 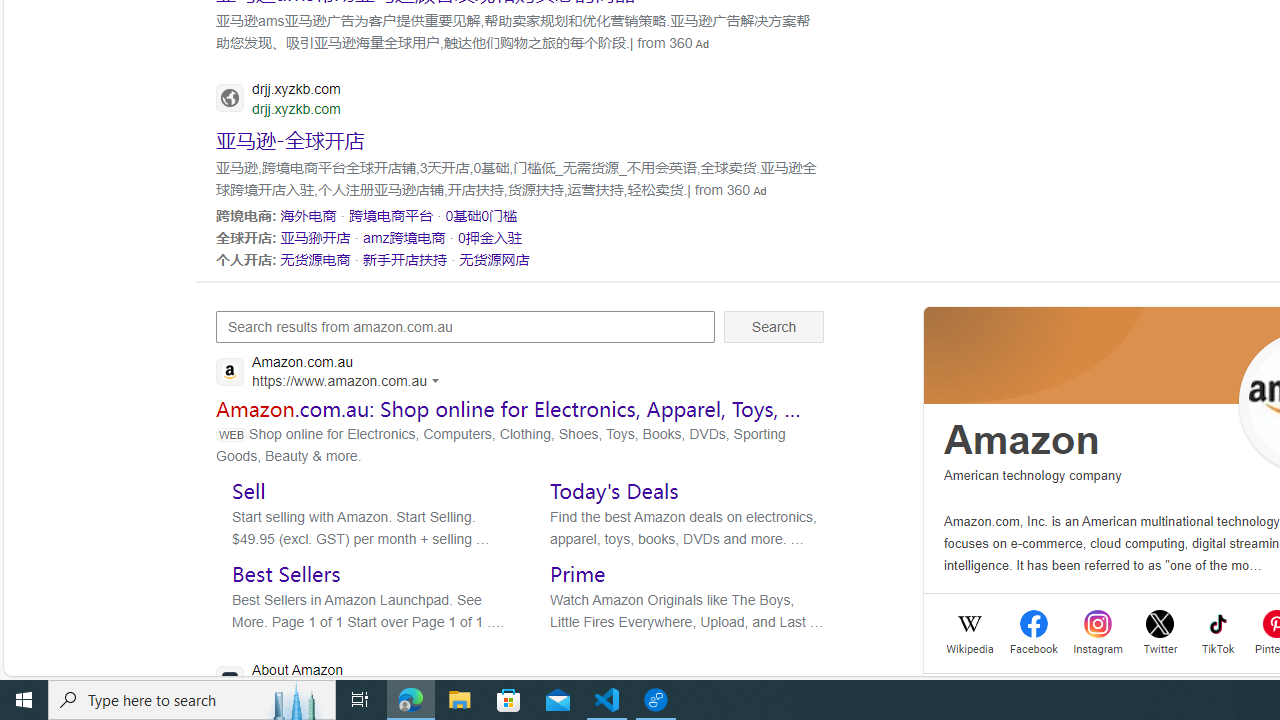 I want to click on 'SERP,5564', so click(x=289, y=138).